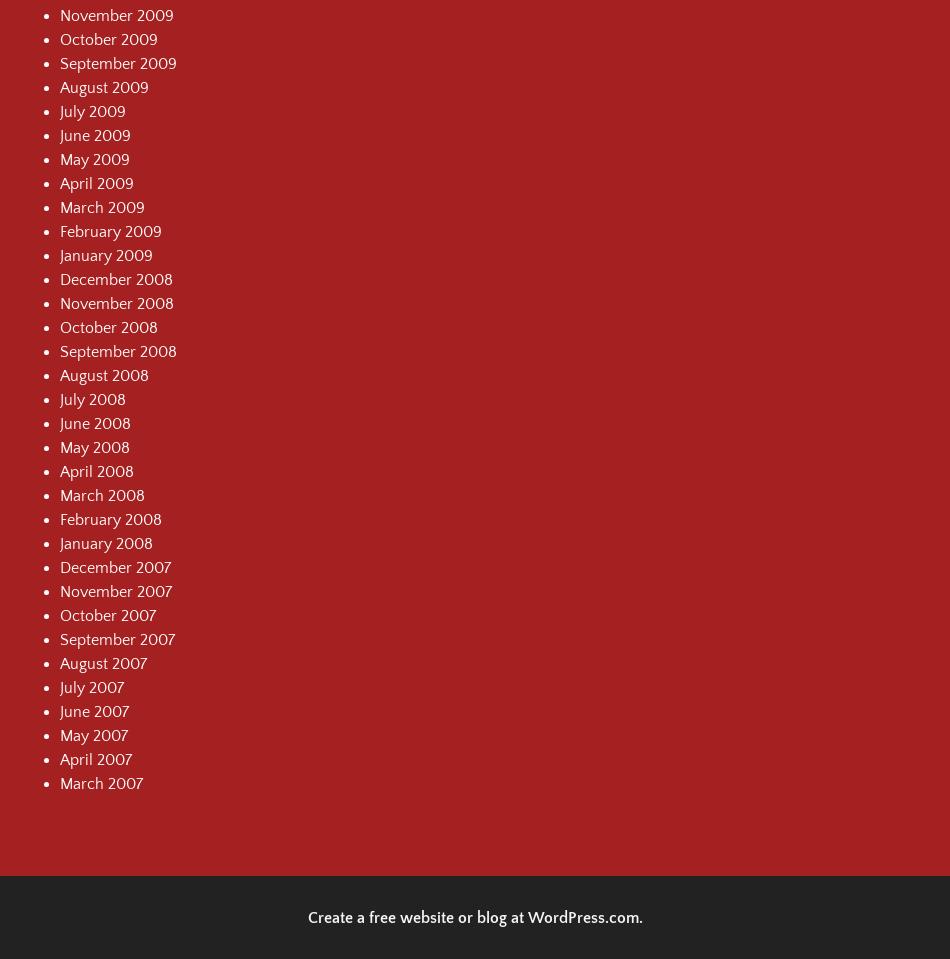 This screenshot has width=950, height=959. Describe the element at coordinates (60, 350) in the screenshot. I see `'September 2008'` at that location.